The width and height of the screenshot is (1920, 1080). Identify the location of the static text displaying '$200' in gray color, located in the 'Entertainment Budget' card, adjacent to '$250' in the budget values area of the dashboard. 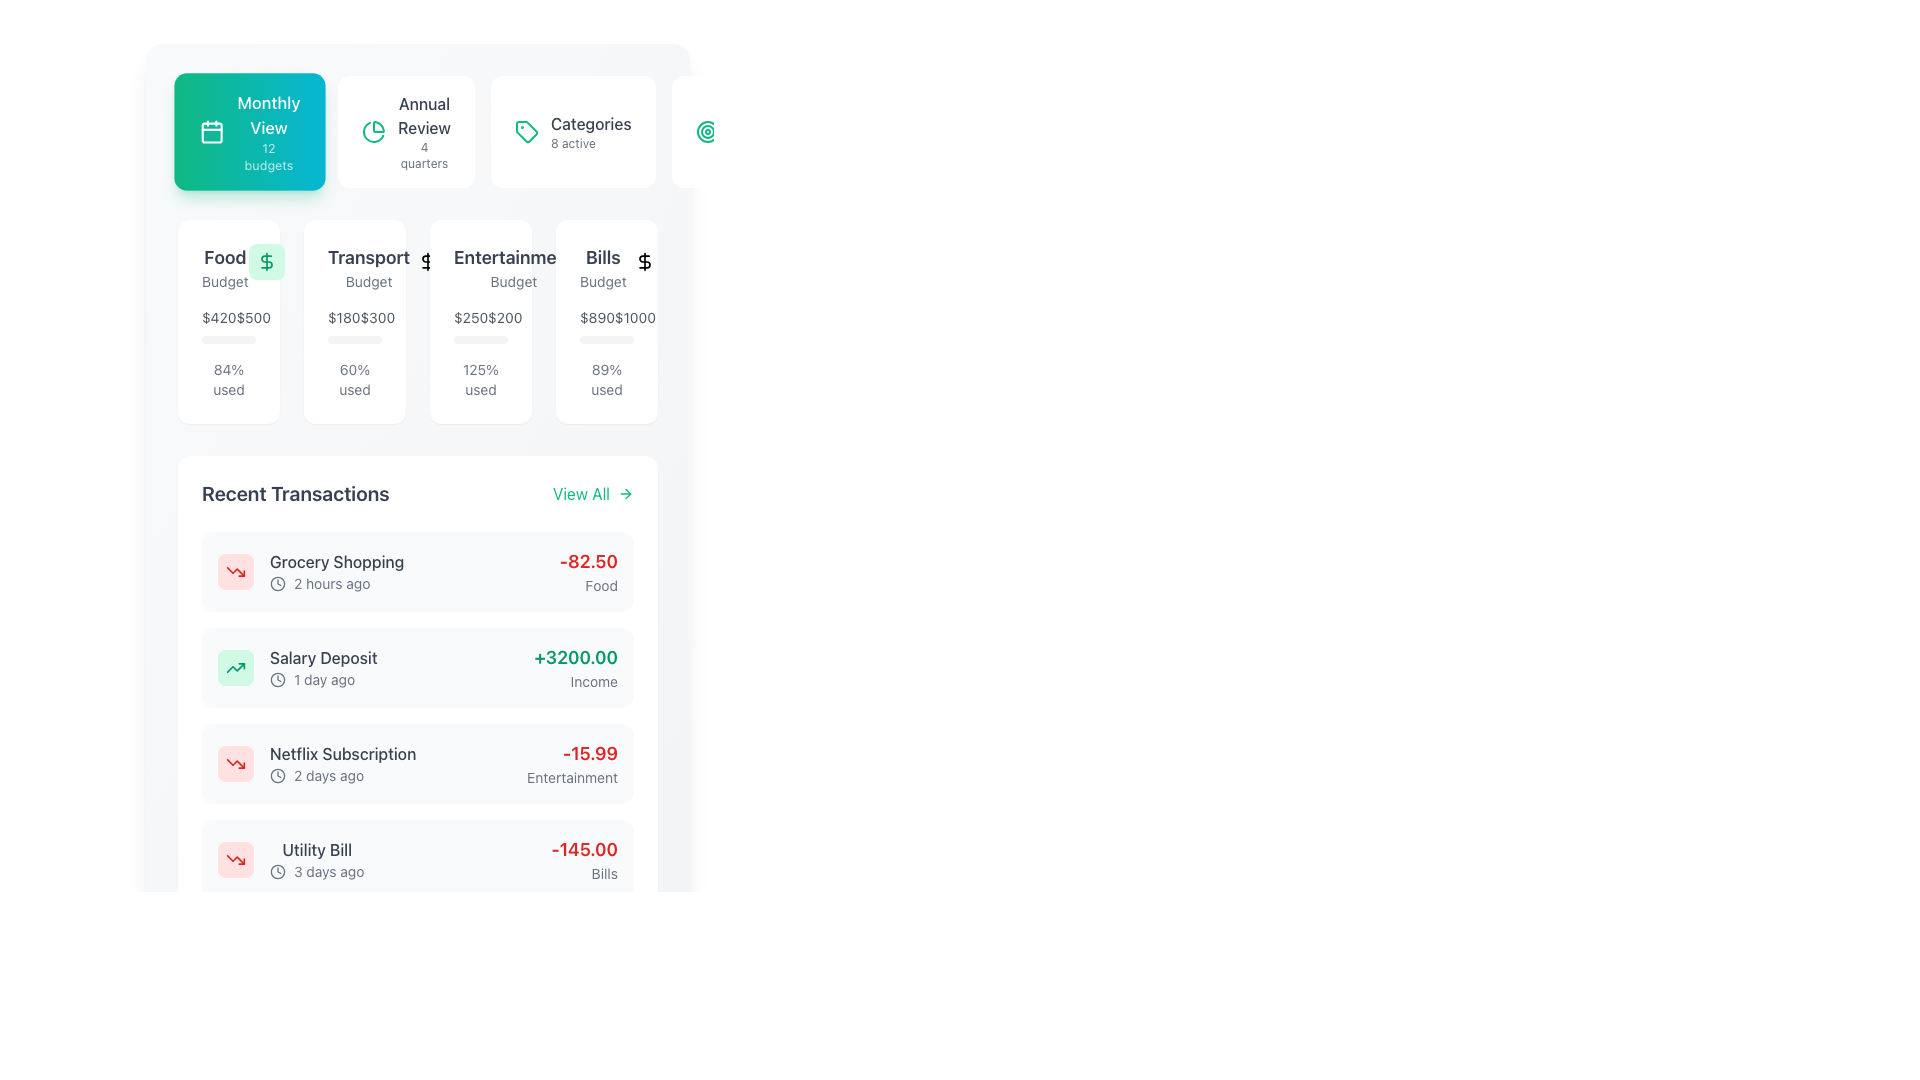
(505, 316).